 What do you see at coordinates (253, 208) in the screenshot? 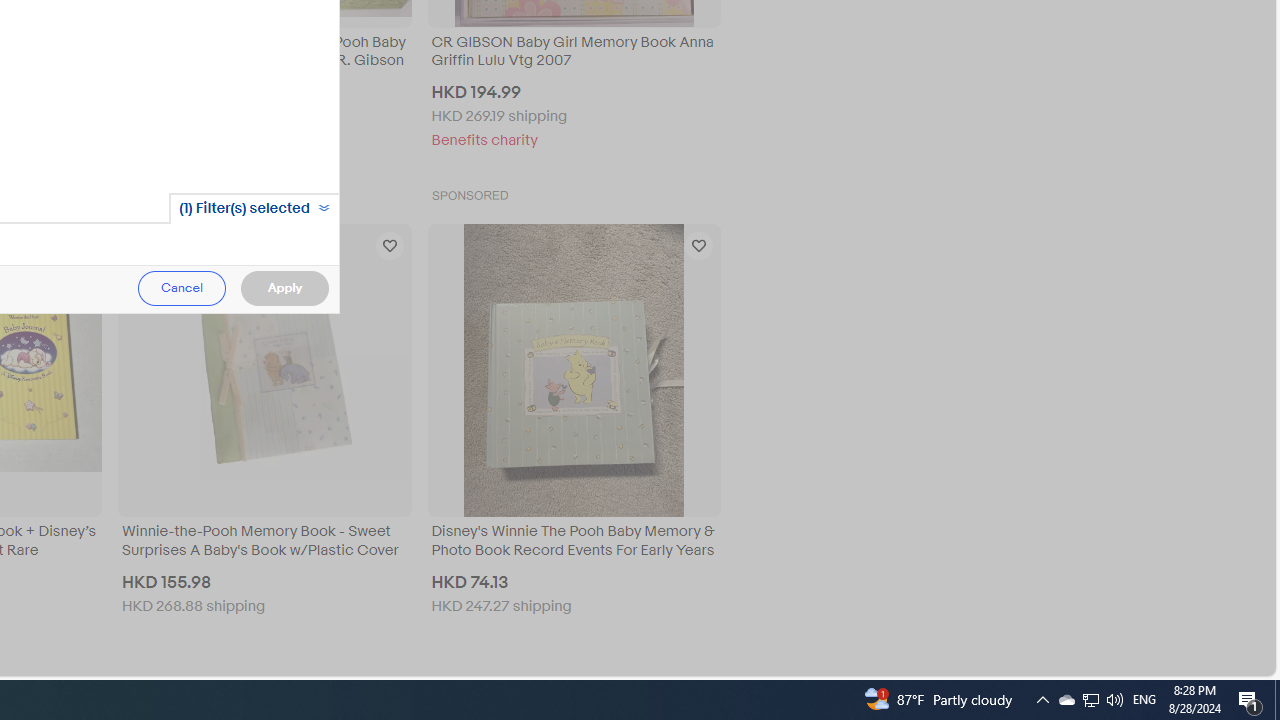
I see `'(1) Filter(s) selected'` at bounding box center [253, 208].